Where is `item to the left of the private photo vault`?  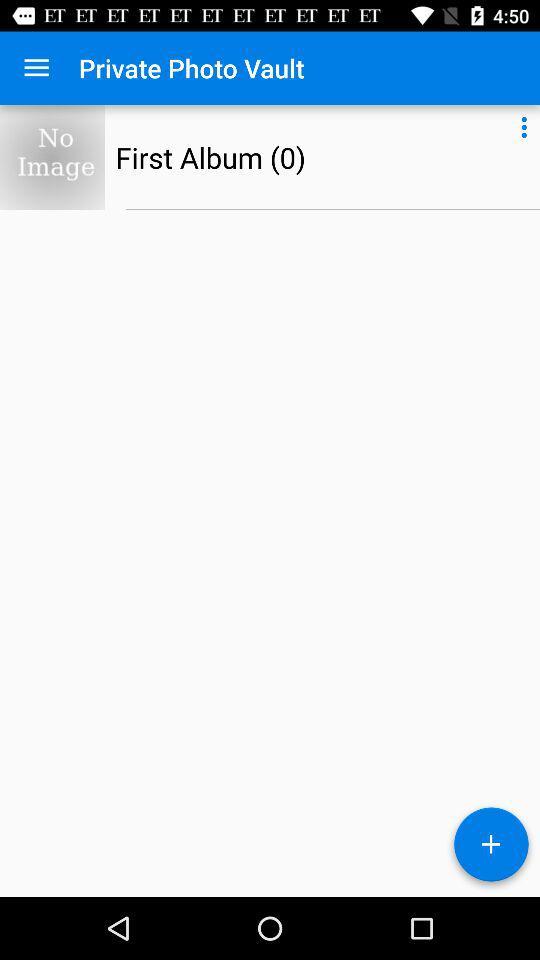
item to the left of the private photo vault is located at coordinates (36, 68).